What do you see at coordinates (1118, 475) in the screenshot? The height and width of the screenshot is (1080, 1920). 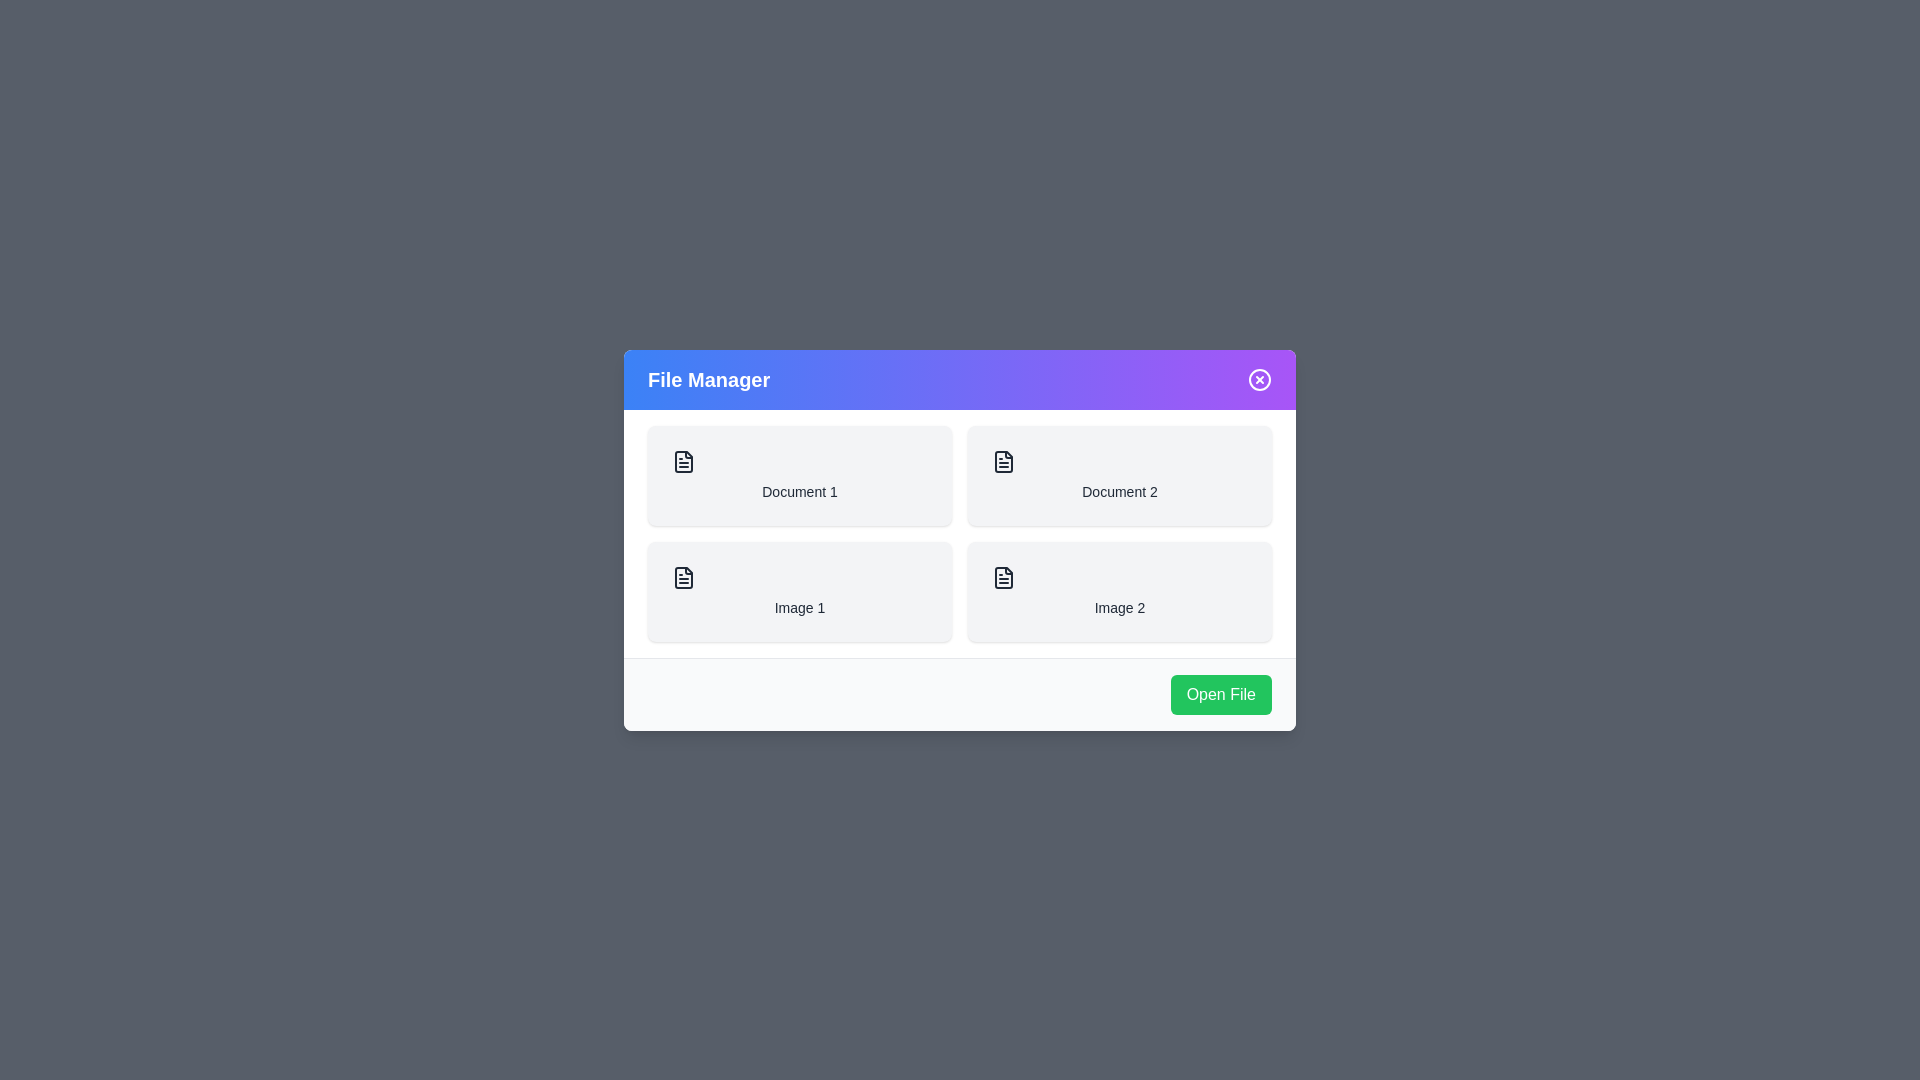 I see `the file item Document 2 from the list` at bounding box center [1118, 475].